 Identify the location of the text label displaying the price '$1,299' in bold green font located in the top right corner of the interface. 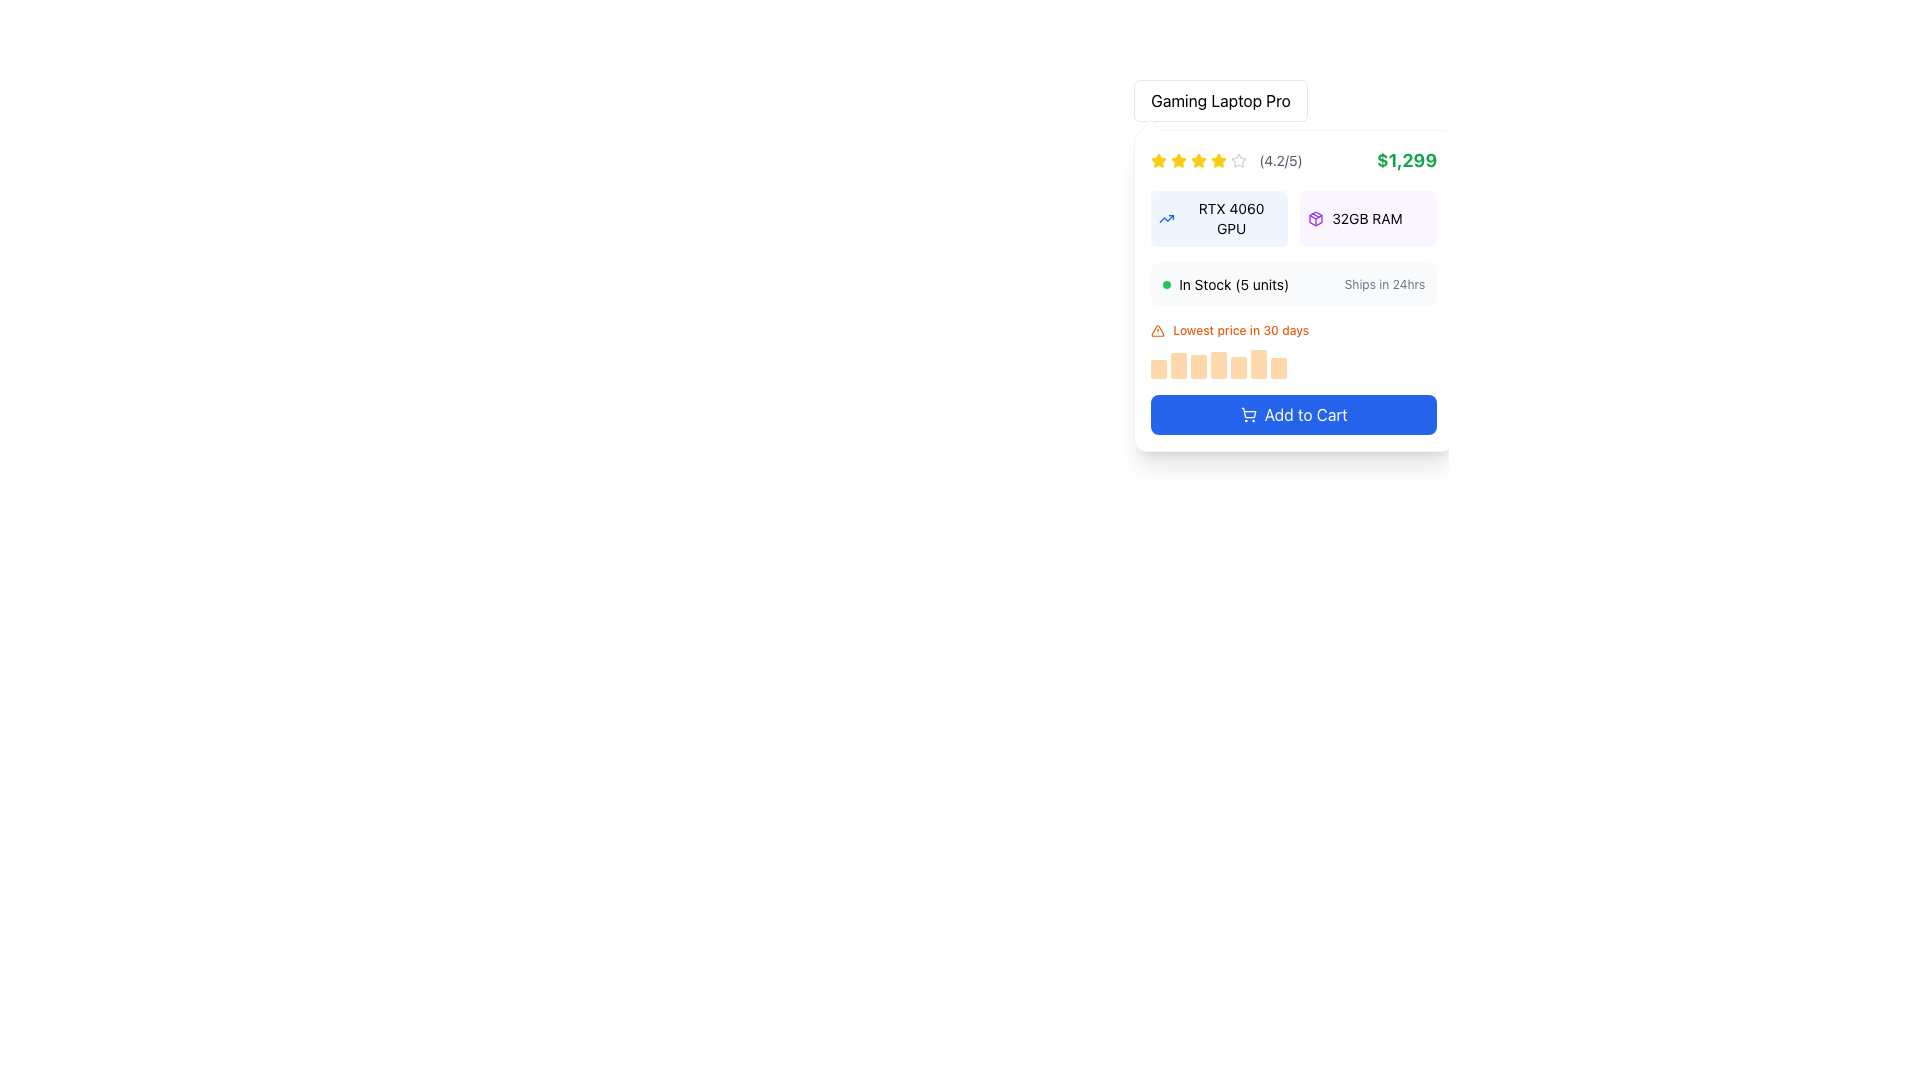
(1406, 160).